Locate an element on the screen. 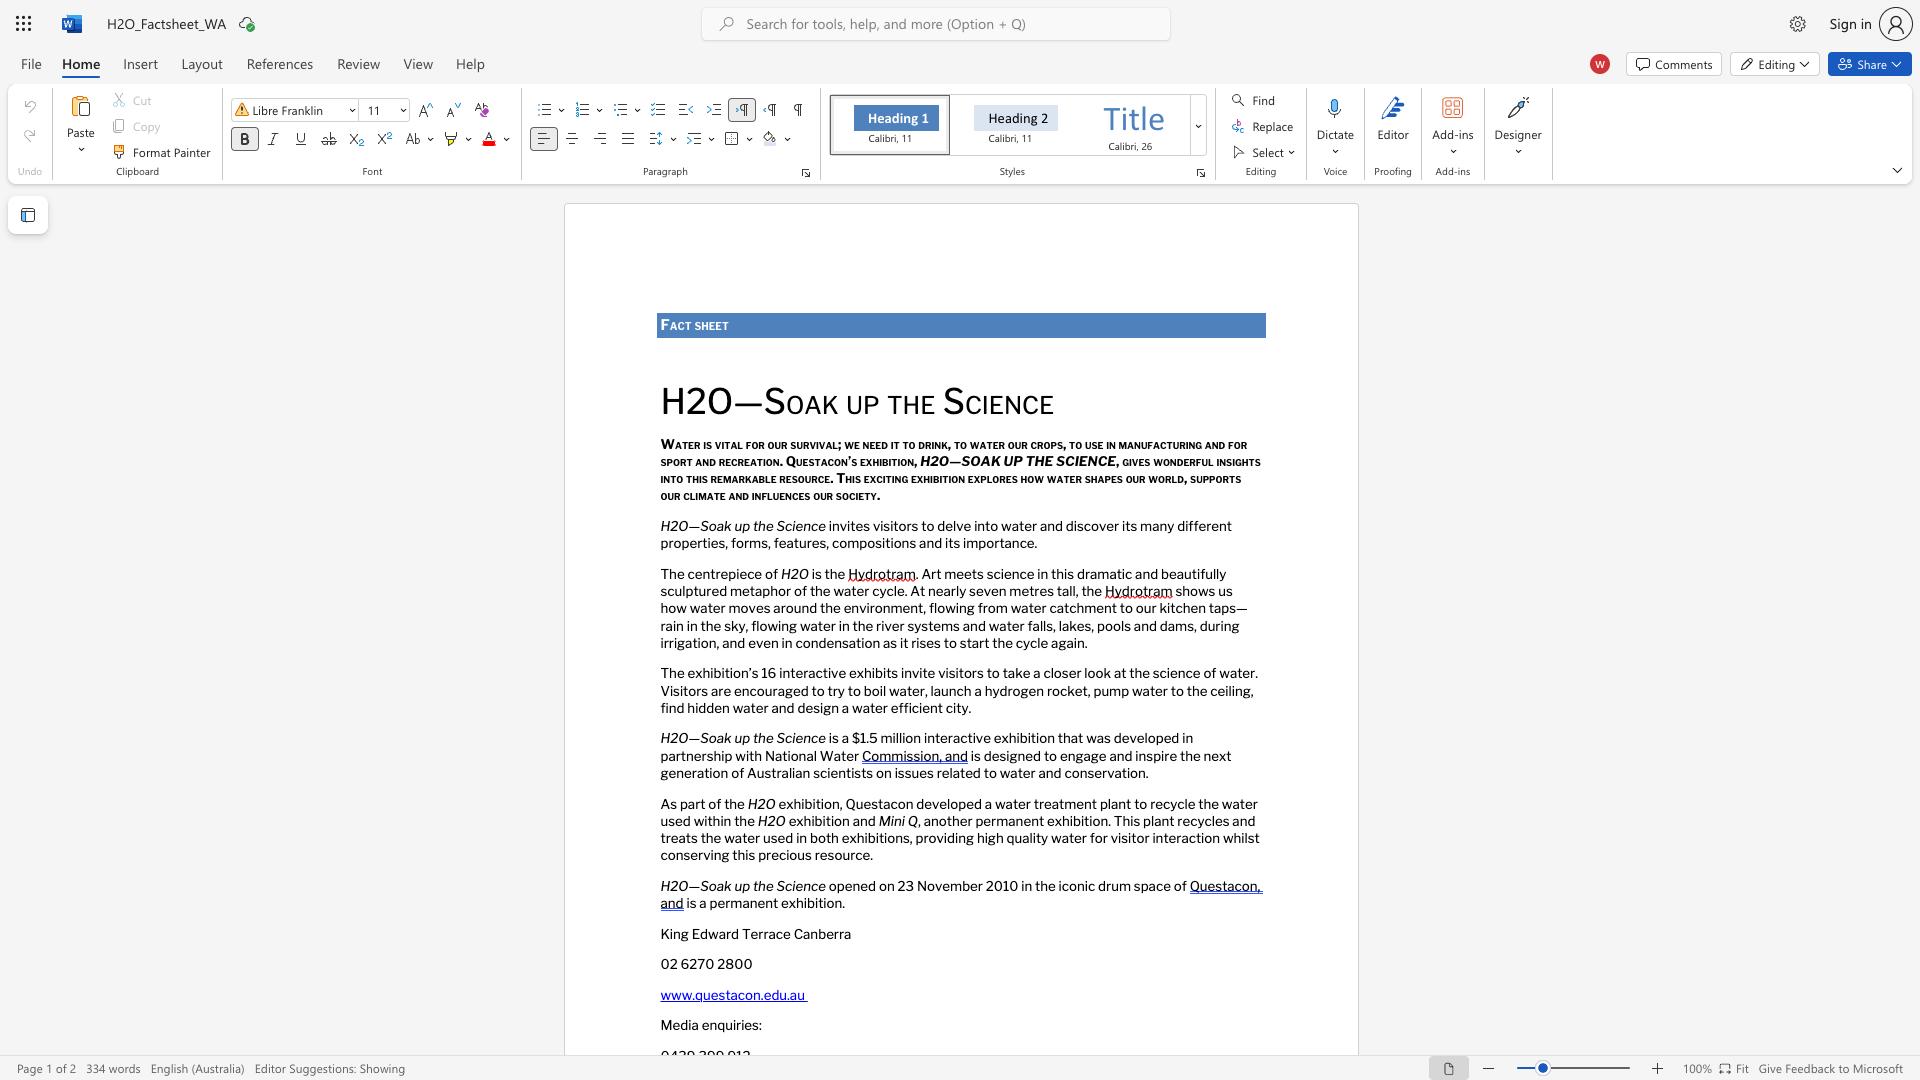  the subset text "lion interactive exhibition th" within the text "is a $1.5 million interactive exhibition that was developed in partnership with National Water" is located at coordinates (897, 738).